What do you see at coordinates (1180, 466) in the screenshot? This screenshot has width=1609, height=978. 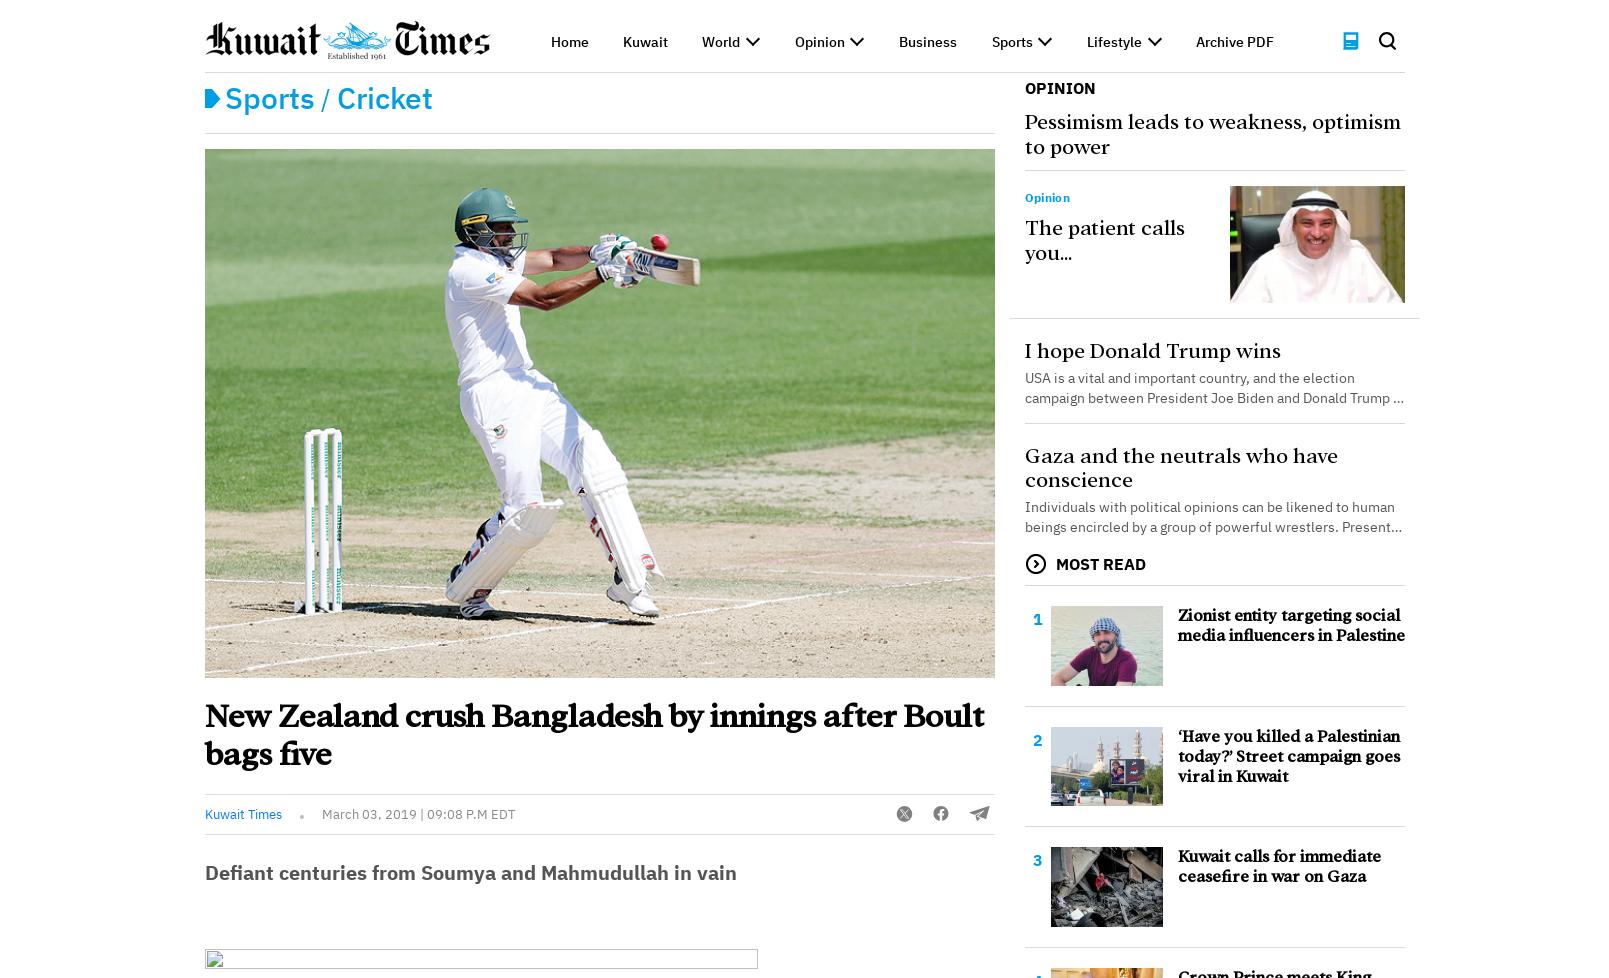 I see `'Gaza and the neutrals who have conscience'` at bounding box center [1180, 466].